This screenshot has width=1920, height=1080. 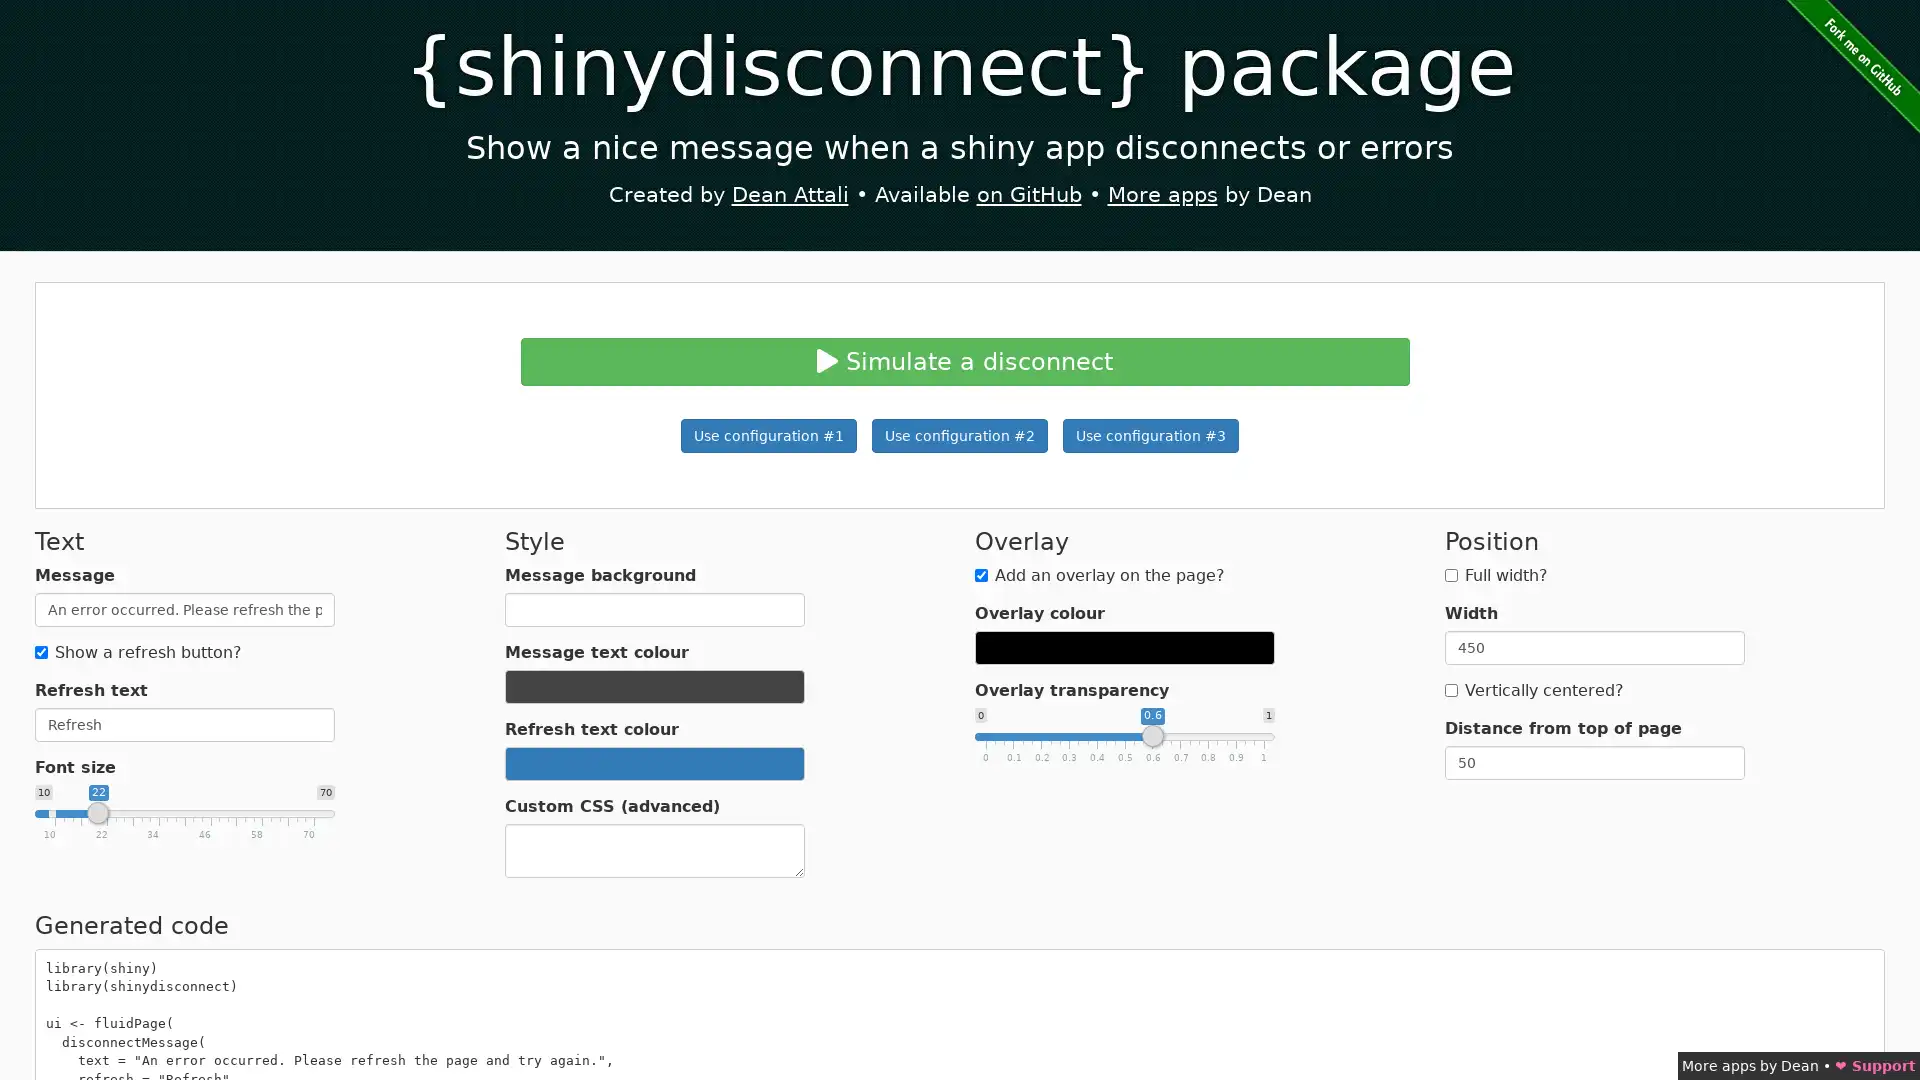 I want to click on Use configuration #3, so click(x=1151, y=434).